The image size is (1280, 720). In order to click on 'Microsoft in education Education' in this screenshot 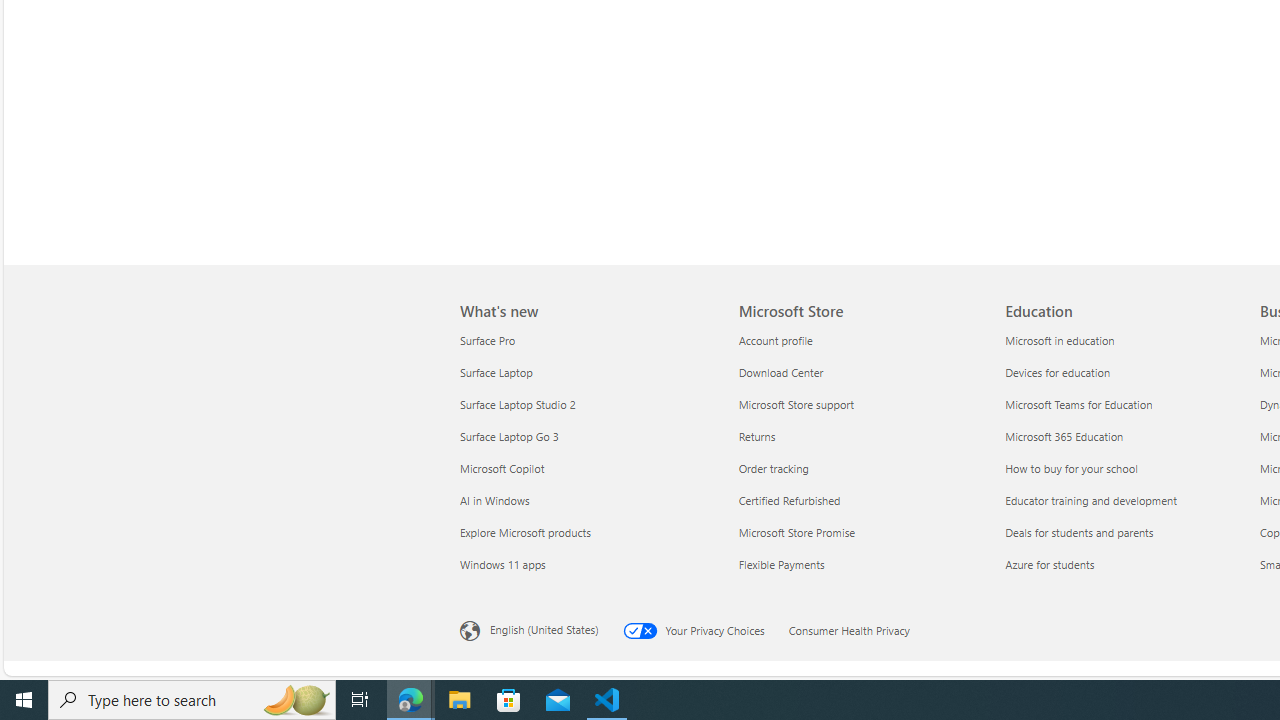, I will do `click(1058, 338)`.